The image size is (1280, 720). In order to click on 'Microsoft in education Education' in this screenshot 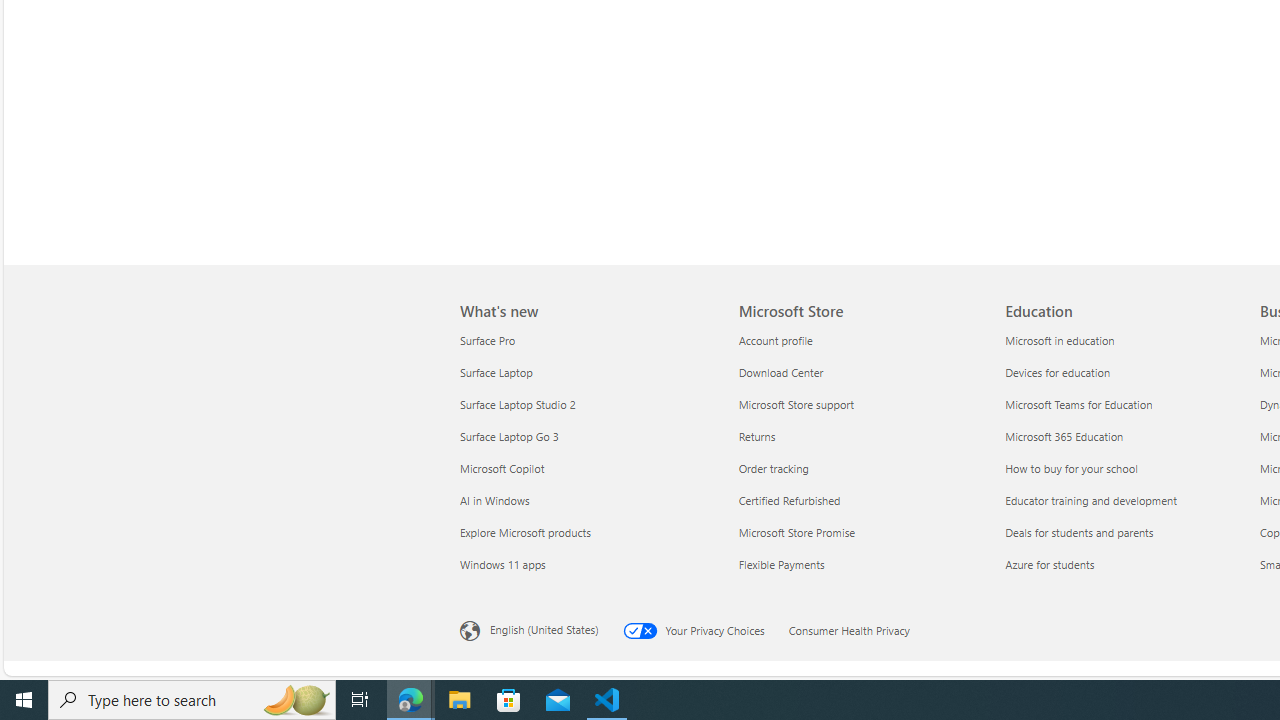, I will do `click(1058, 338)`.